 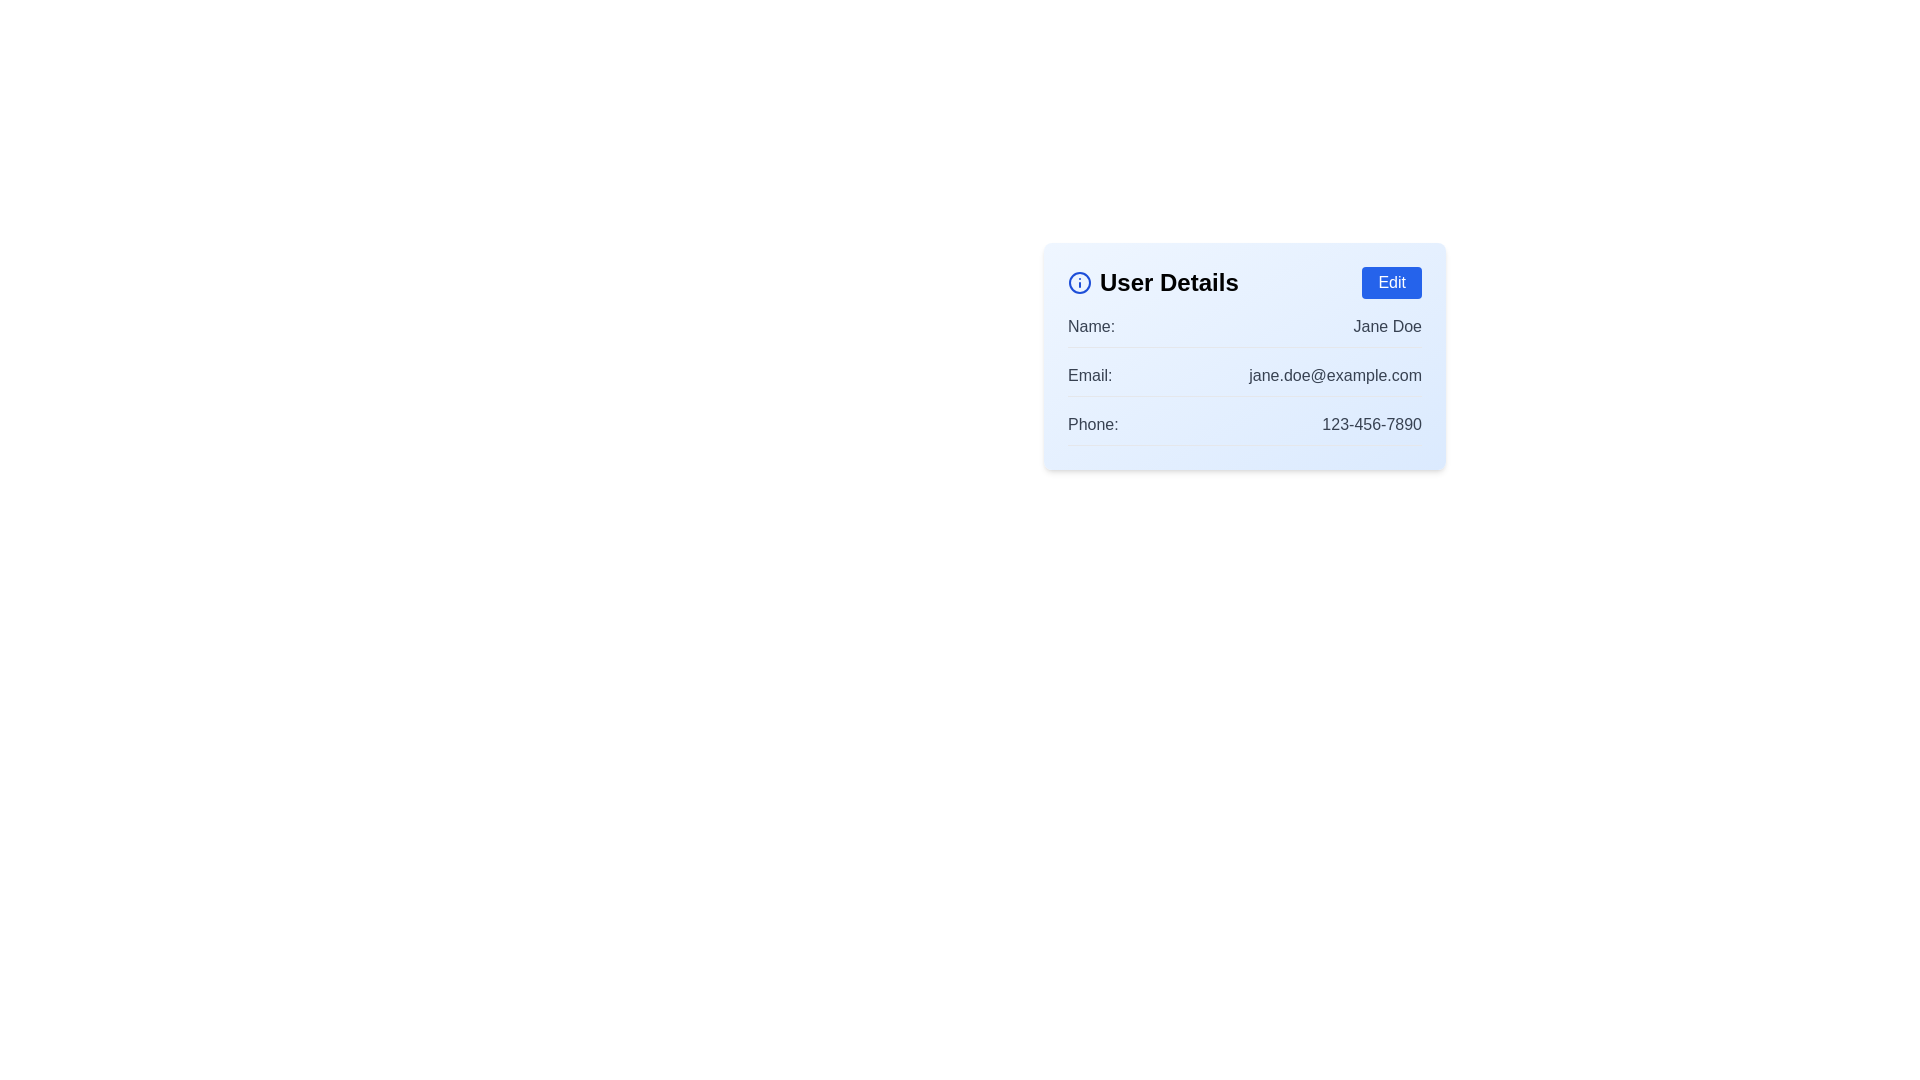 What do you see at coordinates (1243, 380) in the screenshot?
I see `the Text display component that shows user details, including name, email, and phone number, which is located in the central section of the user detail card` at bounding box center [1243, 380].